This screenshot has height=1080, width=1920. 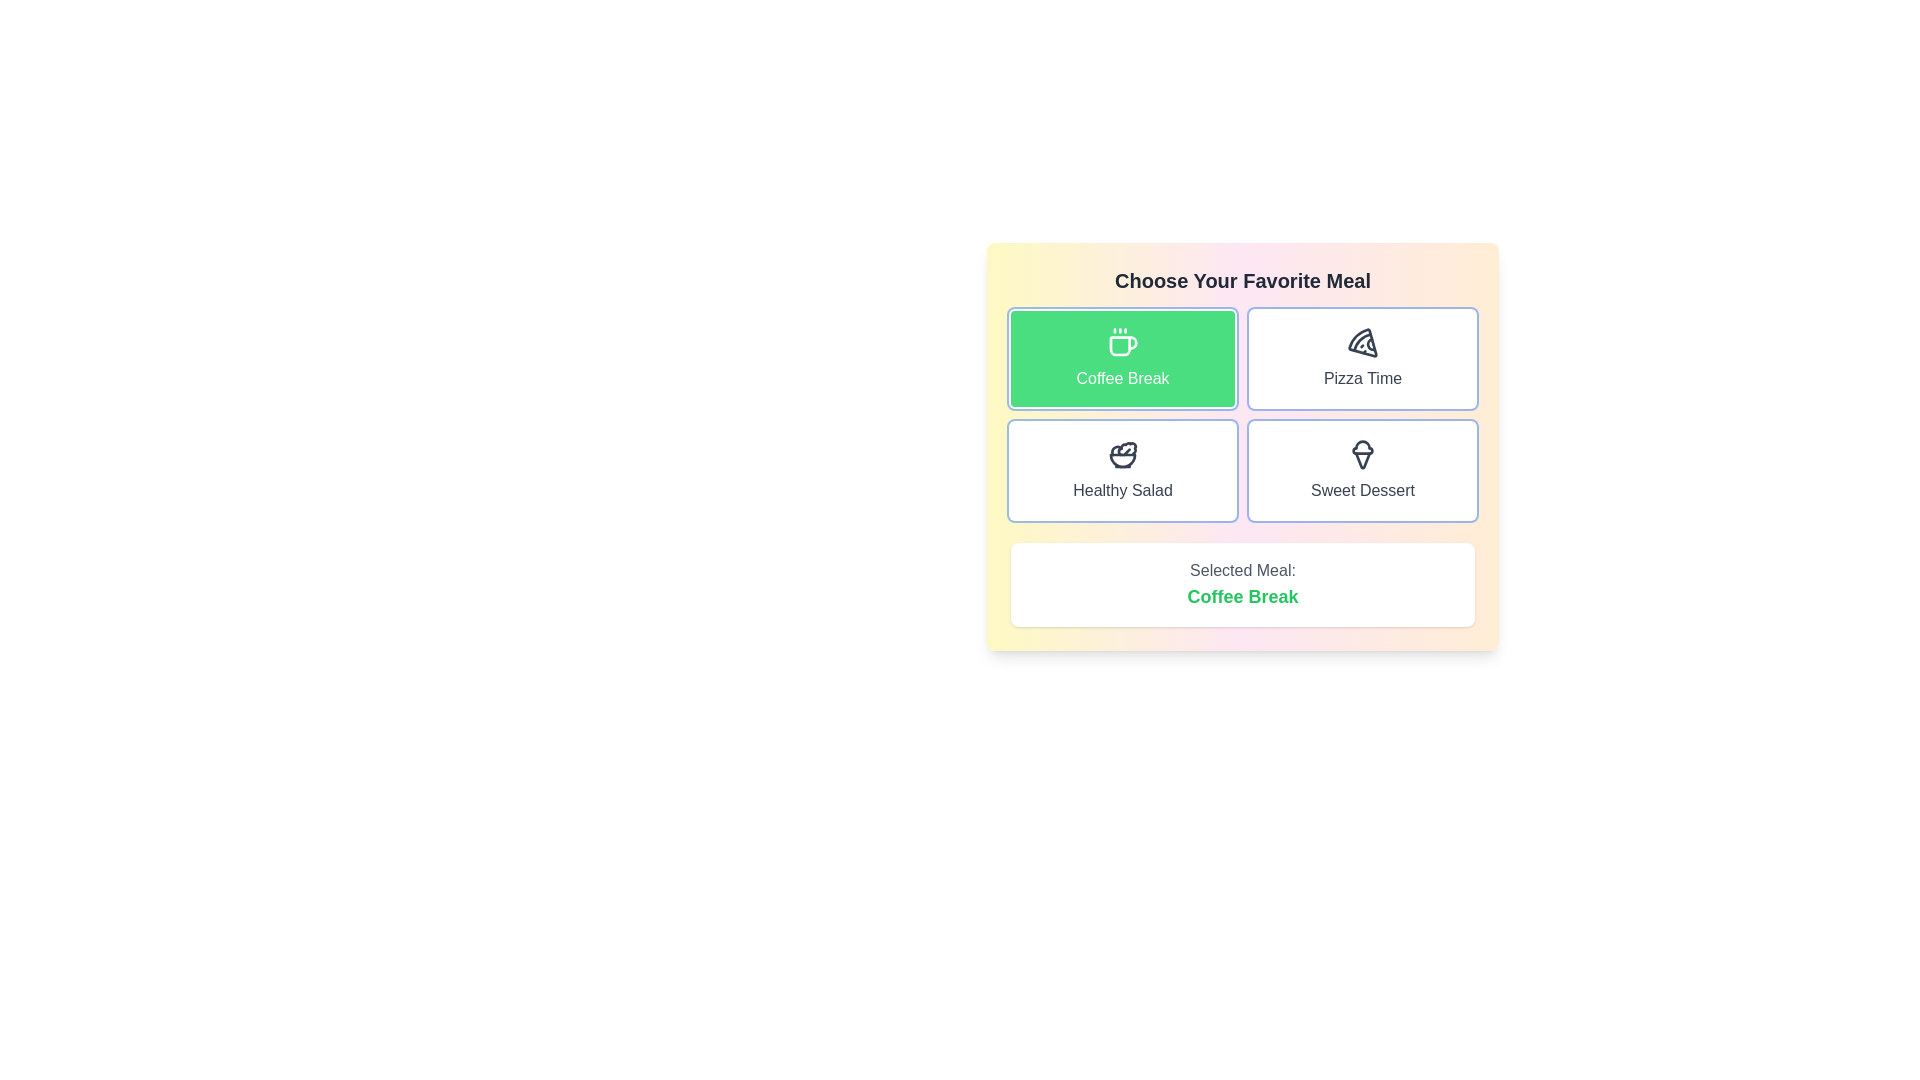 What do you see at coordinates (1123, 470) in the screenshot?
I see `the button labeled Healthy Salad to view its hover effect` at bounding box center [1123, 470].